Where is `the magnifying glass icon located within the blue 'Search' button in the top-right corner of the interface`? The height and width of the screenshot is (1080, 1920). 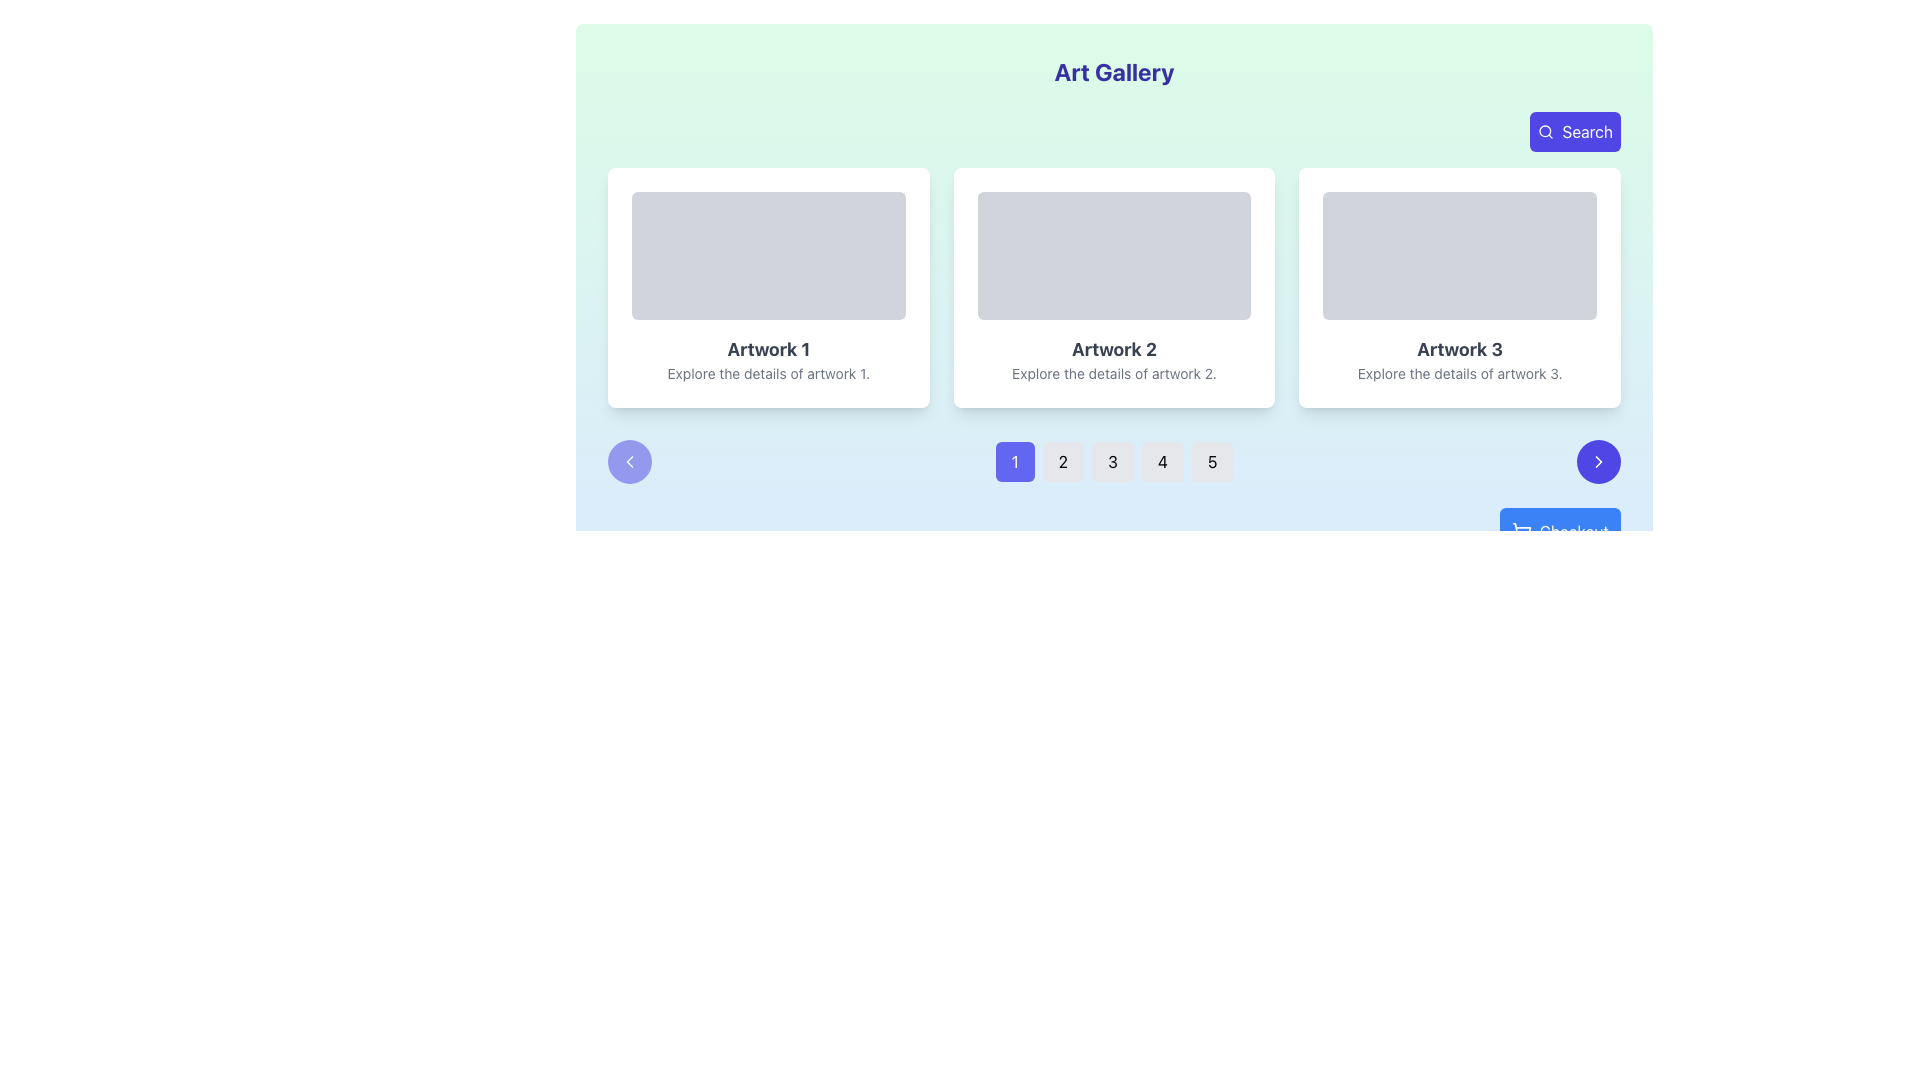
the magnifying glass icon located within the blue 'Search' button in the top-right corner of the interface is located at coordinates (1545, 131).